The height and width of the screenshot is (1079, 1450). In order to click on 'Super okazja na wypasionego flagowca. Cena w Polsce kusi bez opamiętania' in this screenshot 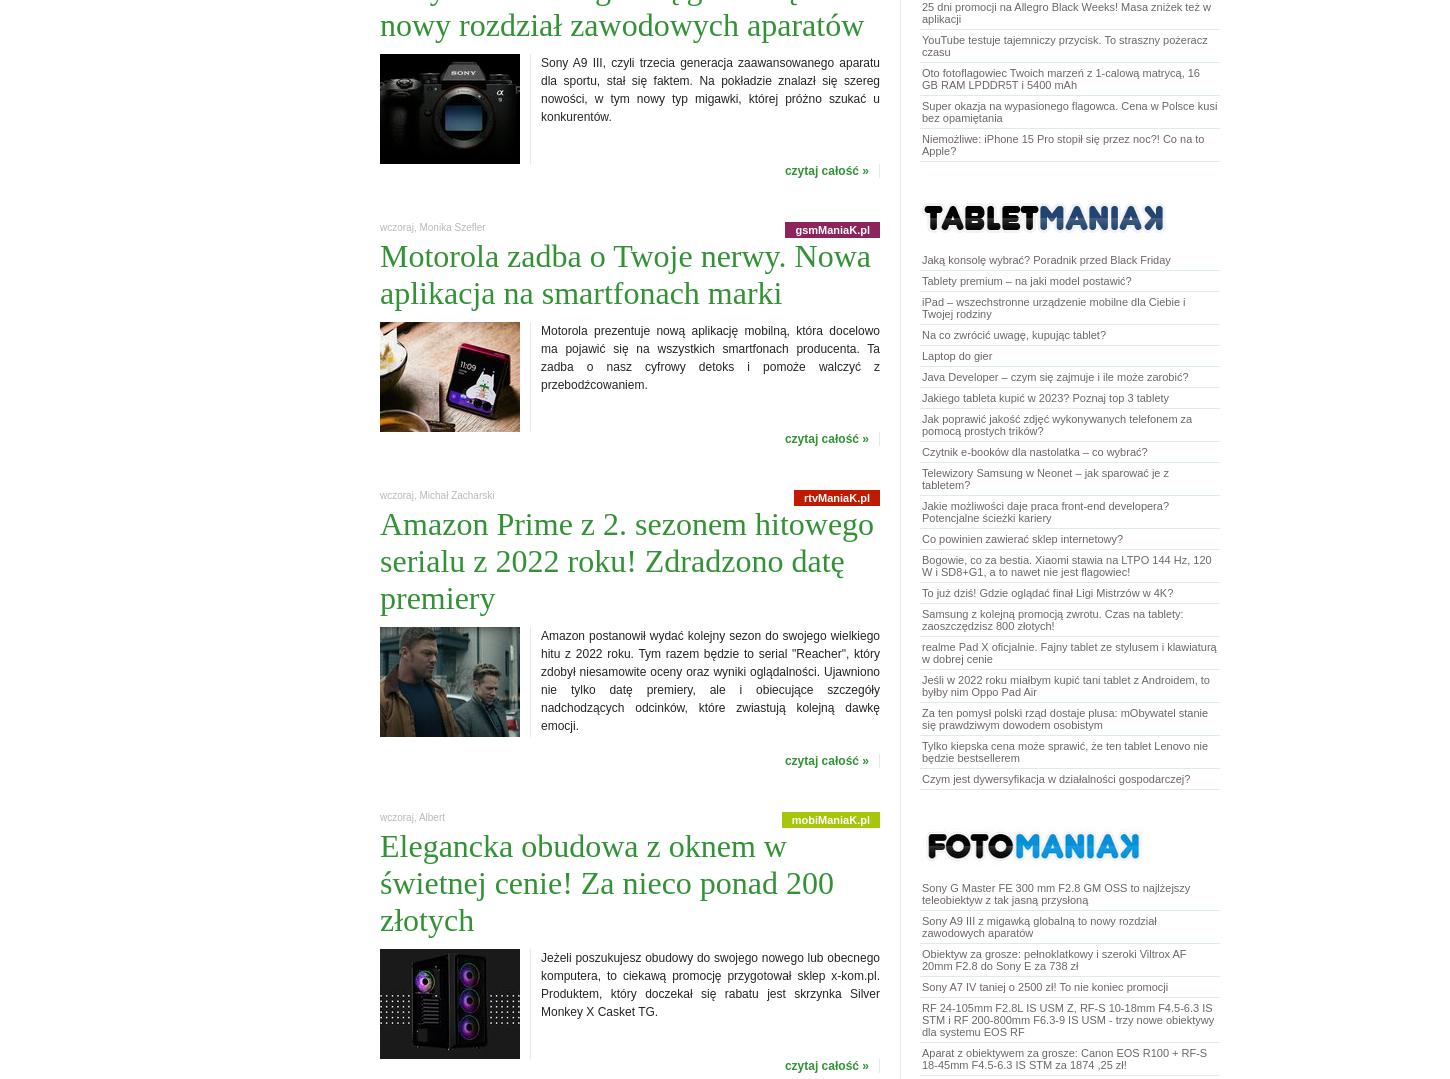, I will do `click(1069, 112)`.